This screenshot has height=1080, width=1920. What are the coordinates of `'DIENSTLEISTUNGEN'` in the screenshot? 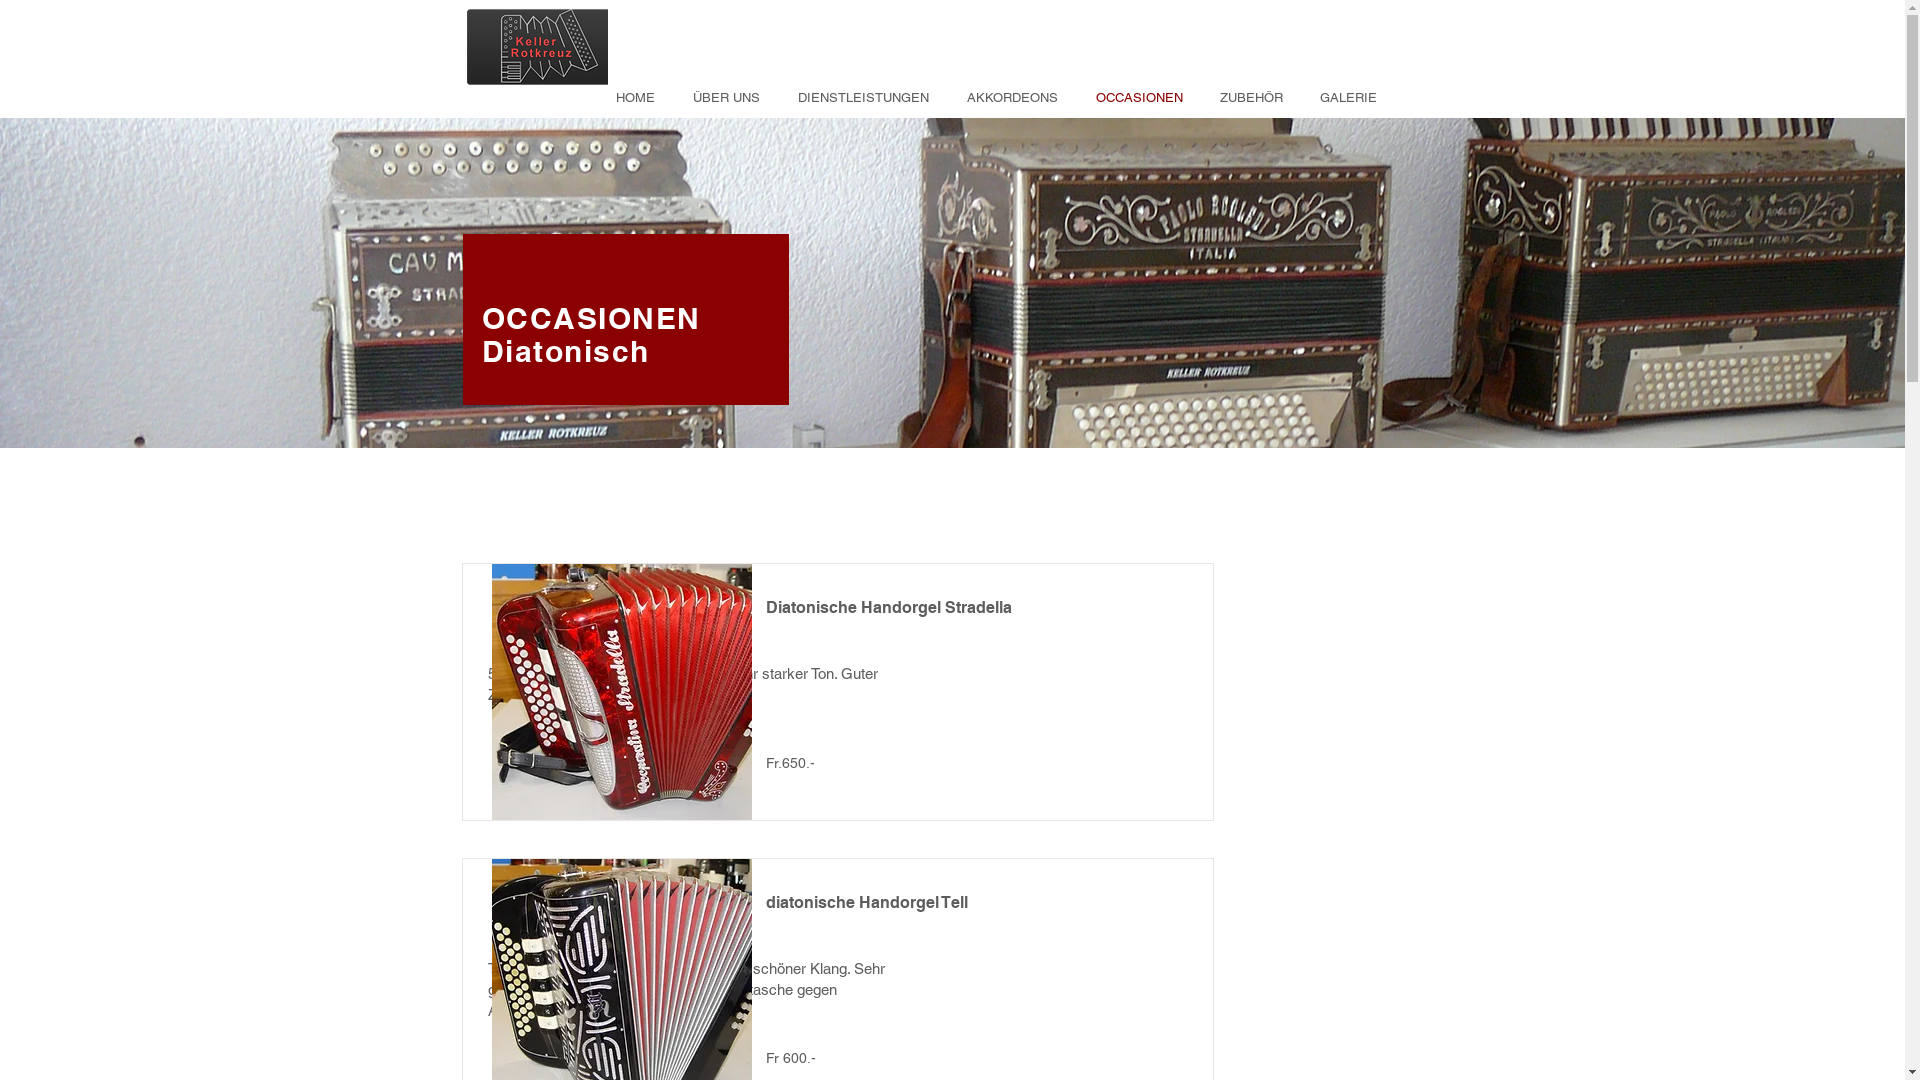 It's located at (858, 97).